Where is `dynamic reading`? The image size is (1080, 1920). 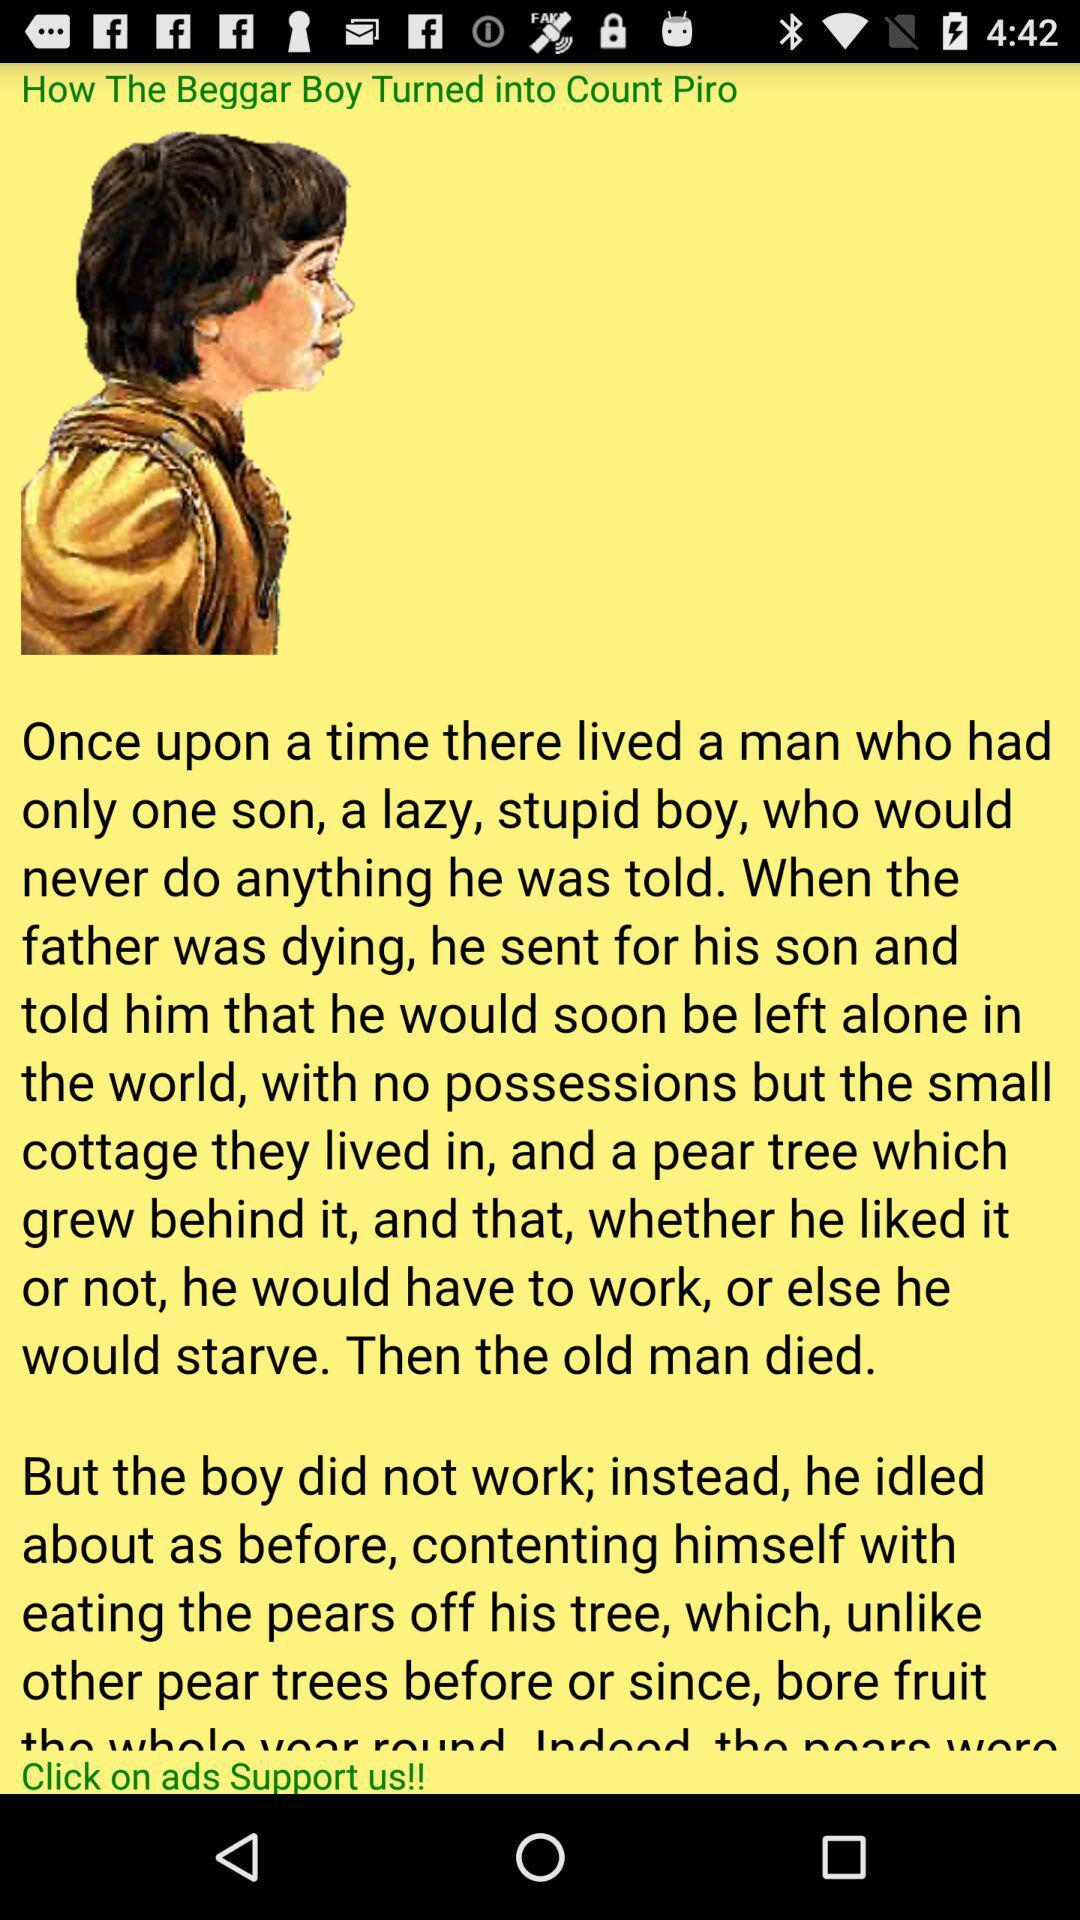
dynamic reading is located at coordinates (540, 928).